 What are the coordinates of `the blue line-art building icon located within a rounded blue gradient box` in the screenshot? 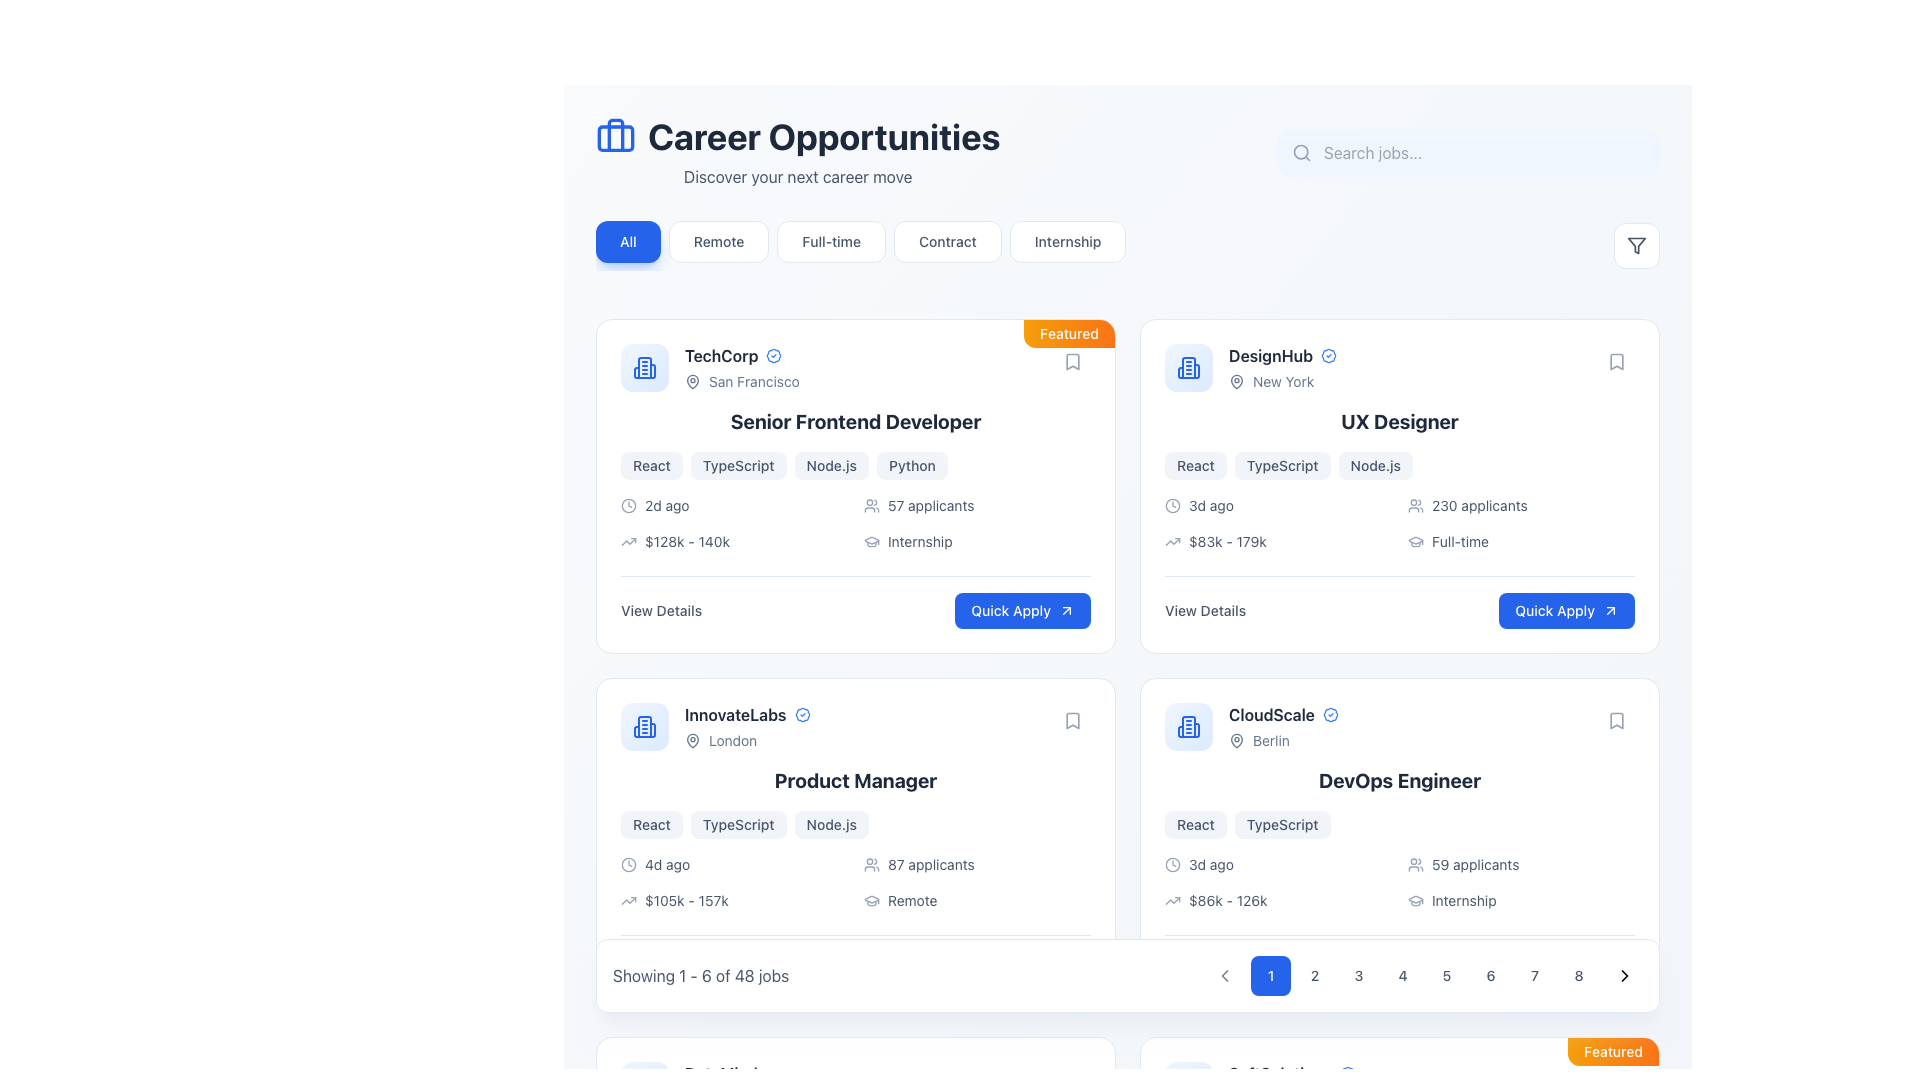 It's located at (644, 367).